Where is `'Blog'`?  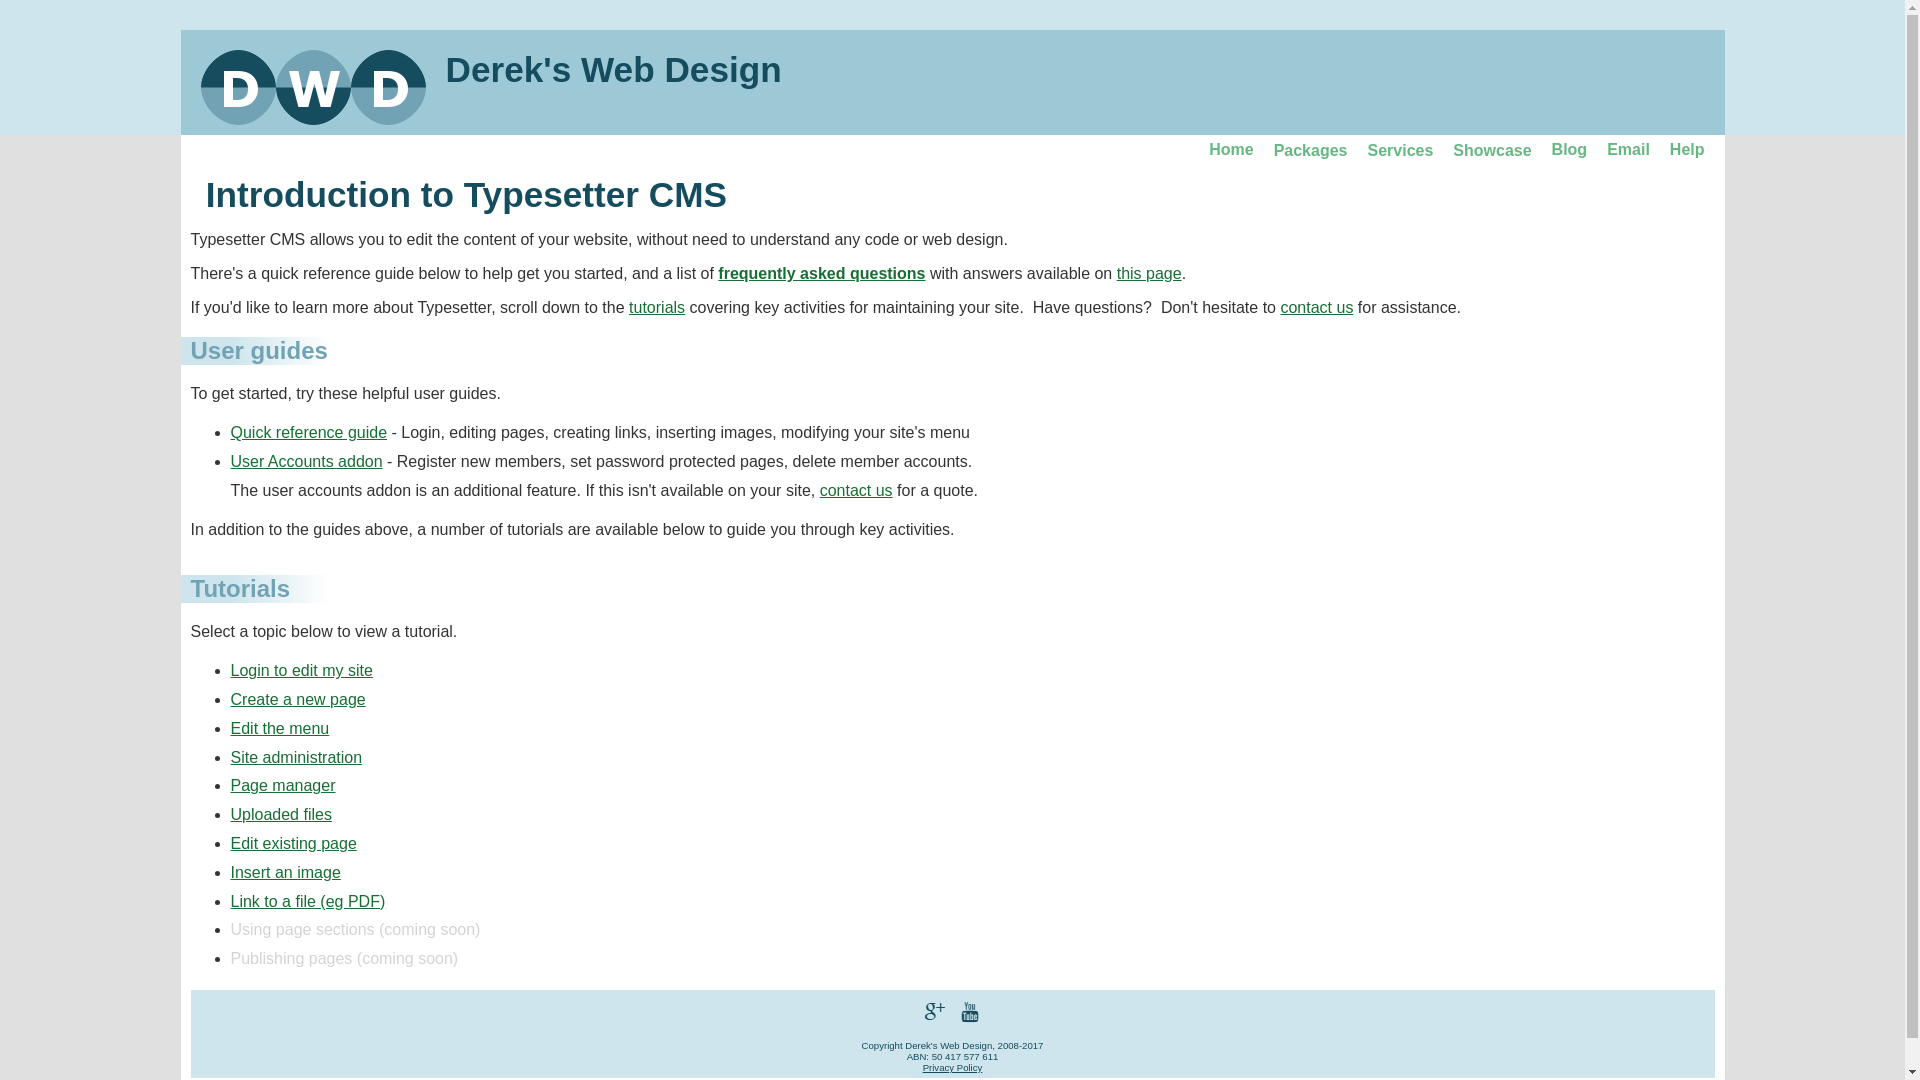 'Blog' is located at coordinates (1568, 149).